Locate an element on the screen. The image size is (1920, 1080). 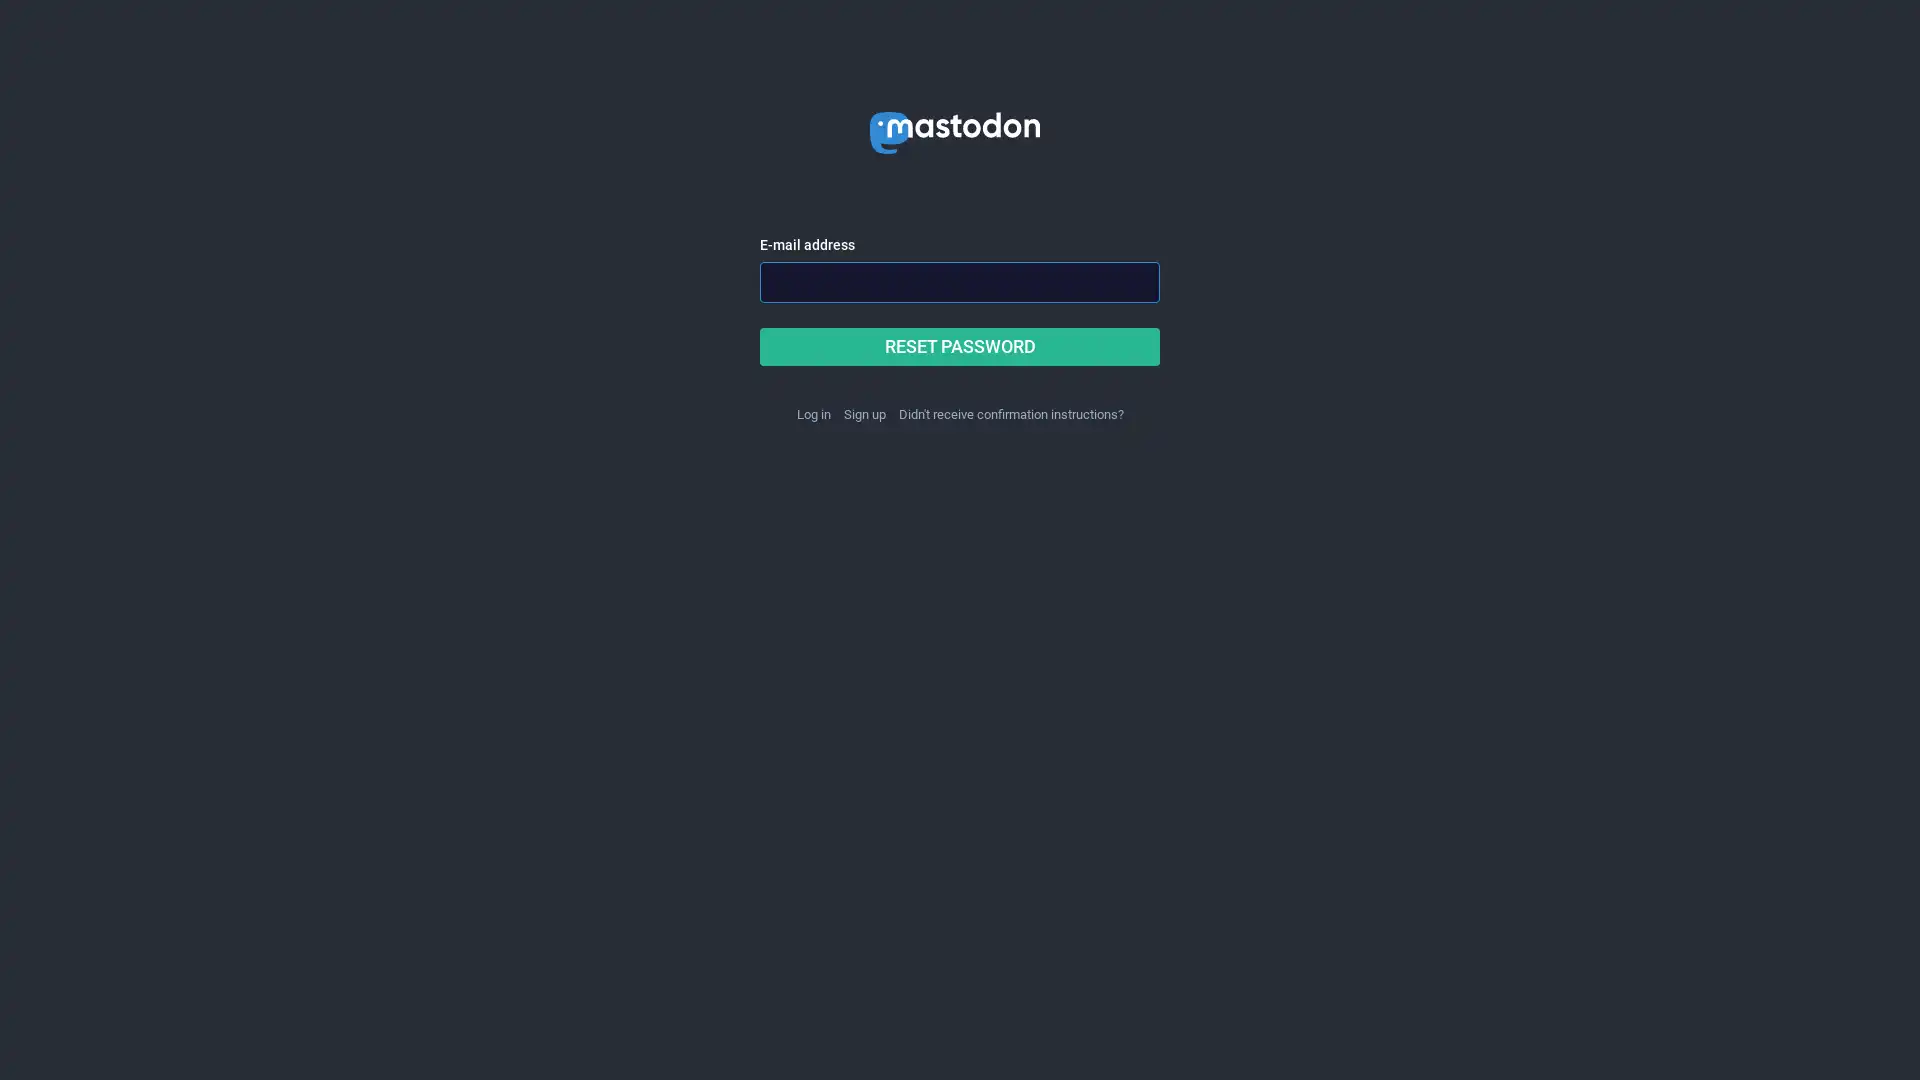
RESET PASSWORD is located at coordinates (960, 346).